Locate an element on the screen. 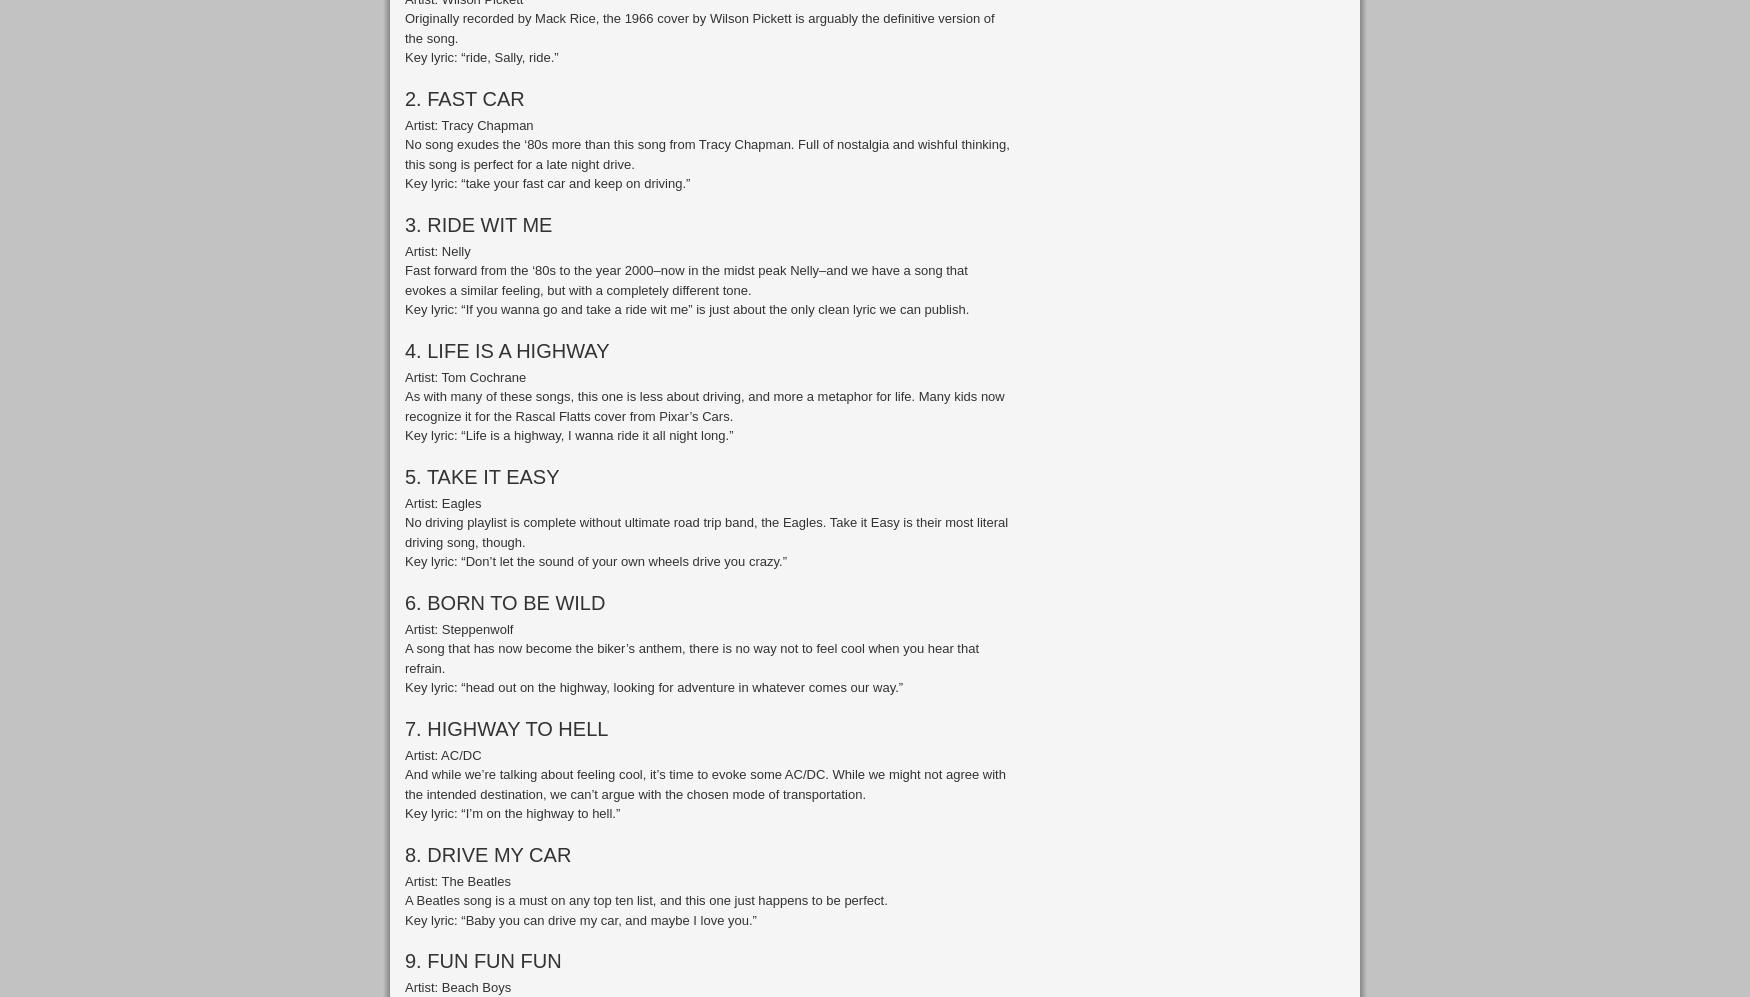 Image resolution: width=1750 pixels, height=997 pixels. 'As with many of these songs, this one is less about driving, and more a metaphor for life. Many kids now recognize it for the Rascal Flatts cover from Pixar’s Cars.' is located at coordinates (704, 405).